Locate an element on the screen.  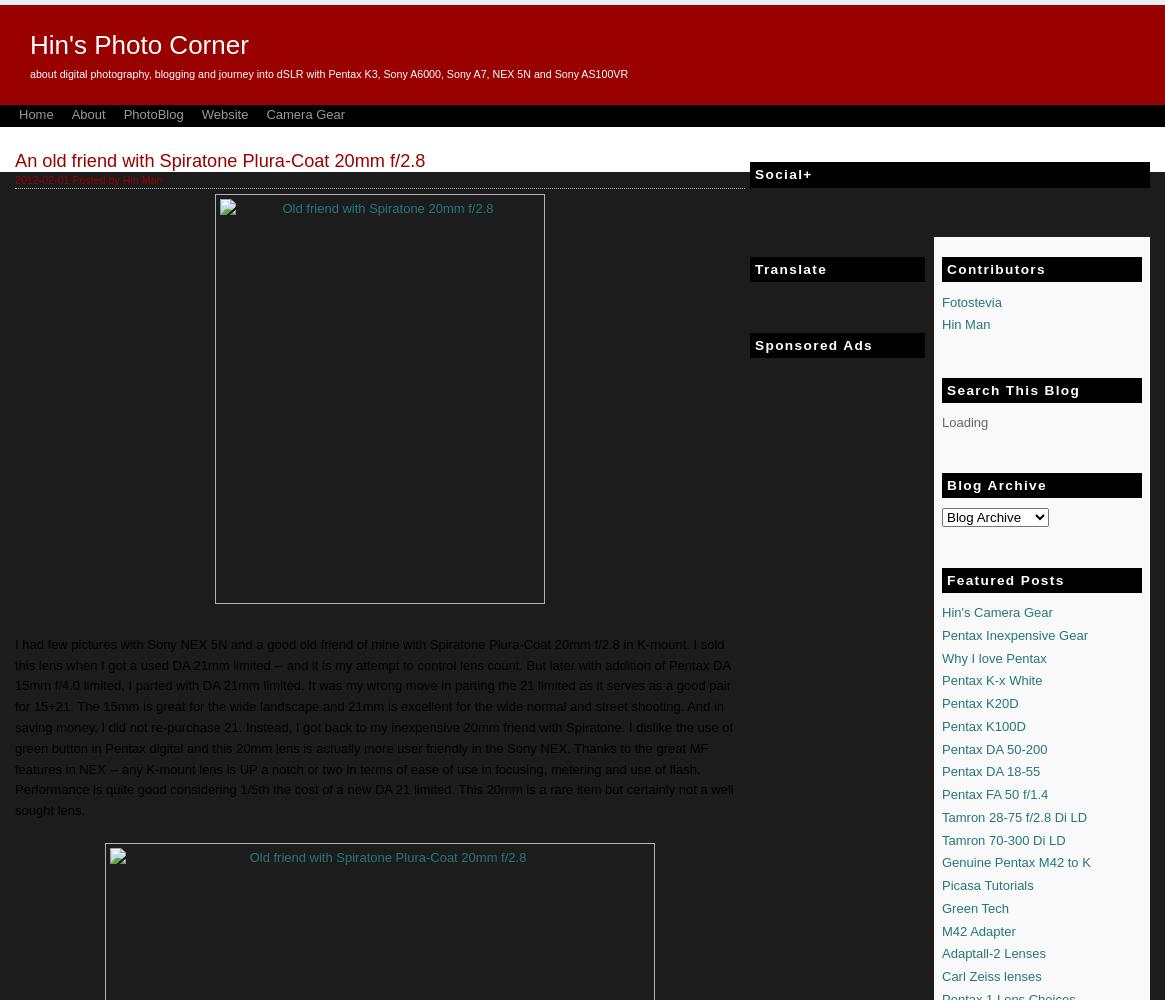
'Tamron 70-300 Di LD' is located at coordinates (1003, 838).